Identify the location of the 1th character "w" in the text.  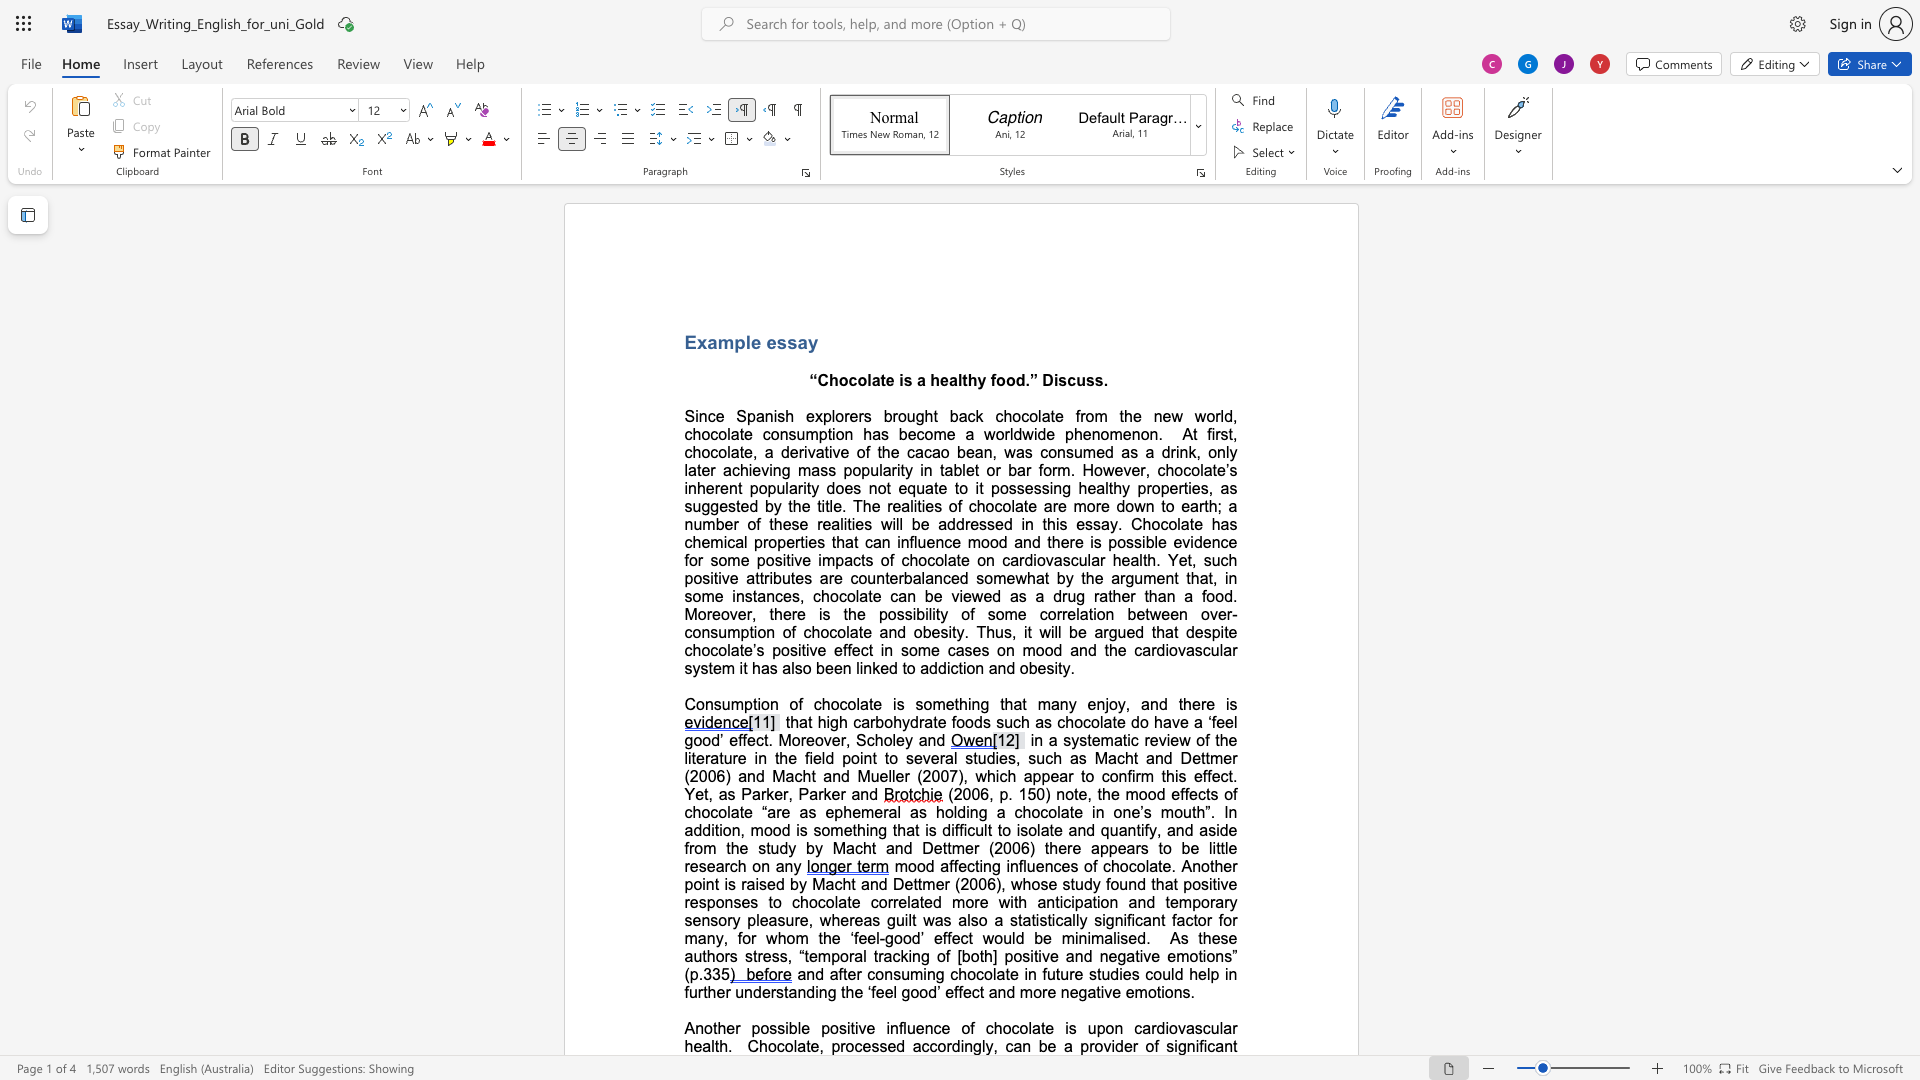
(1021, 578).